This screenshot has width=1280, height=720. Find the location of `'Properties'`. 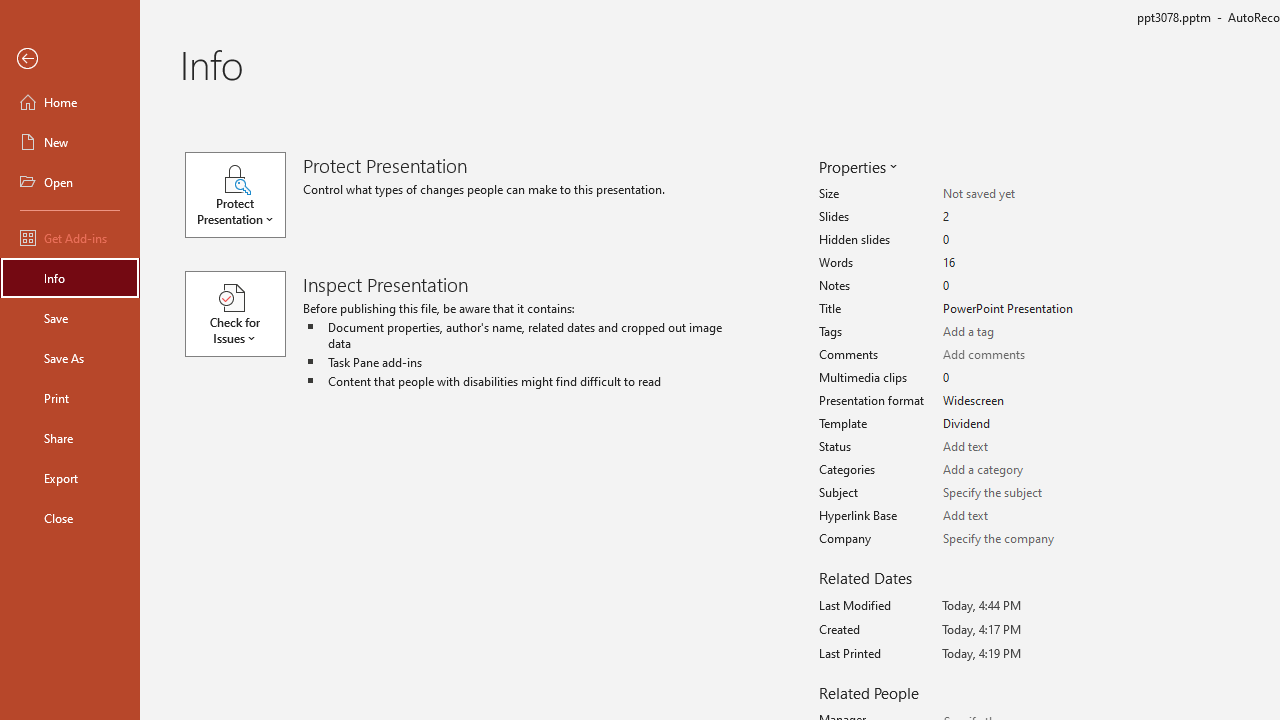

'Properties' is located at coordinates (856, 166).